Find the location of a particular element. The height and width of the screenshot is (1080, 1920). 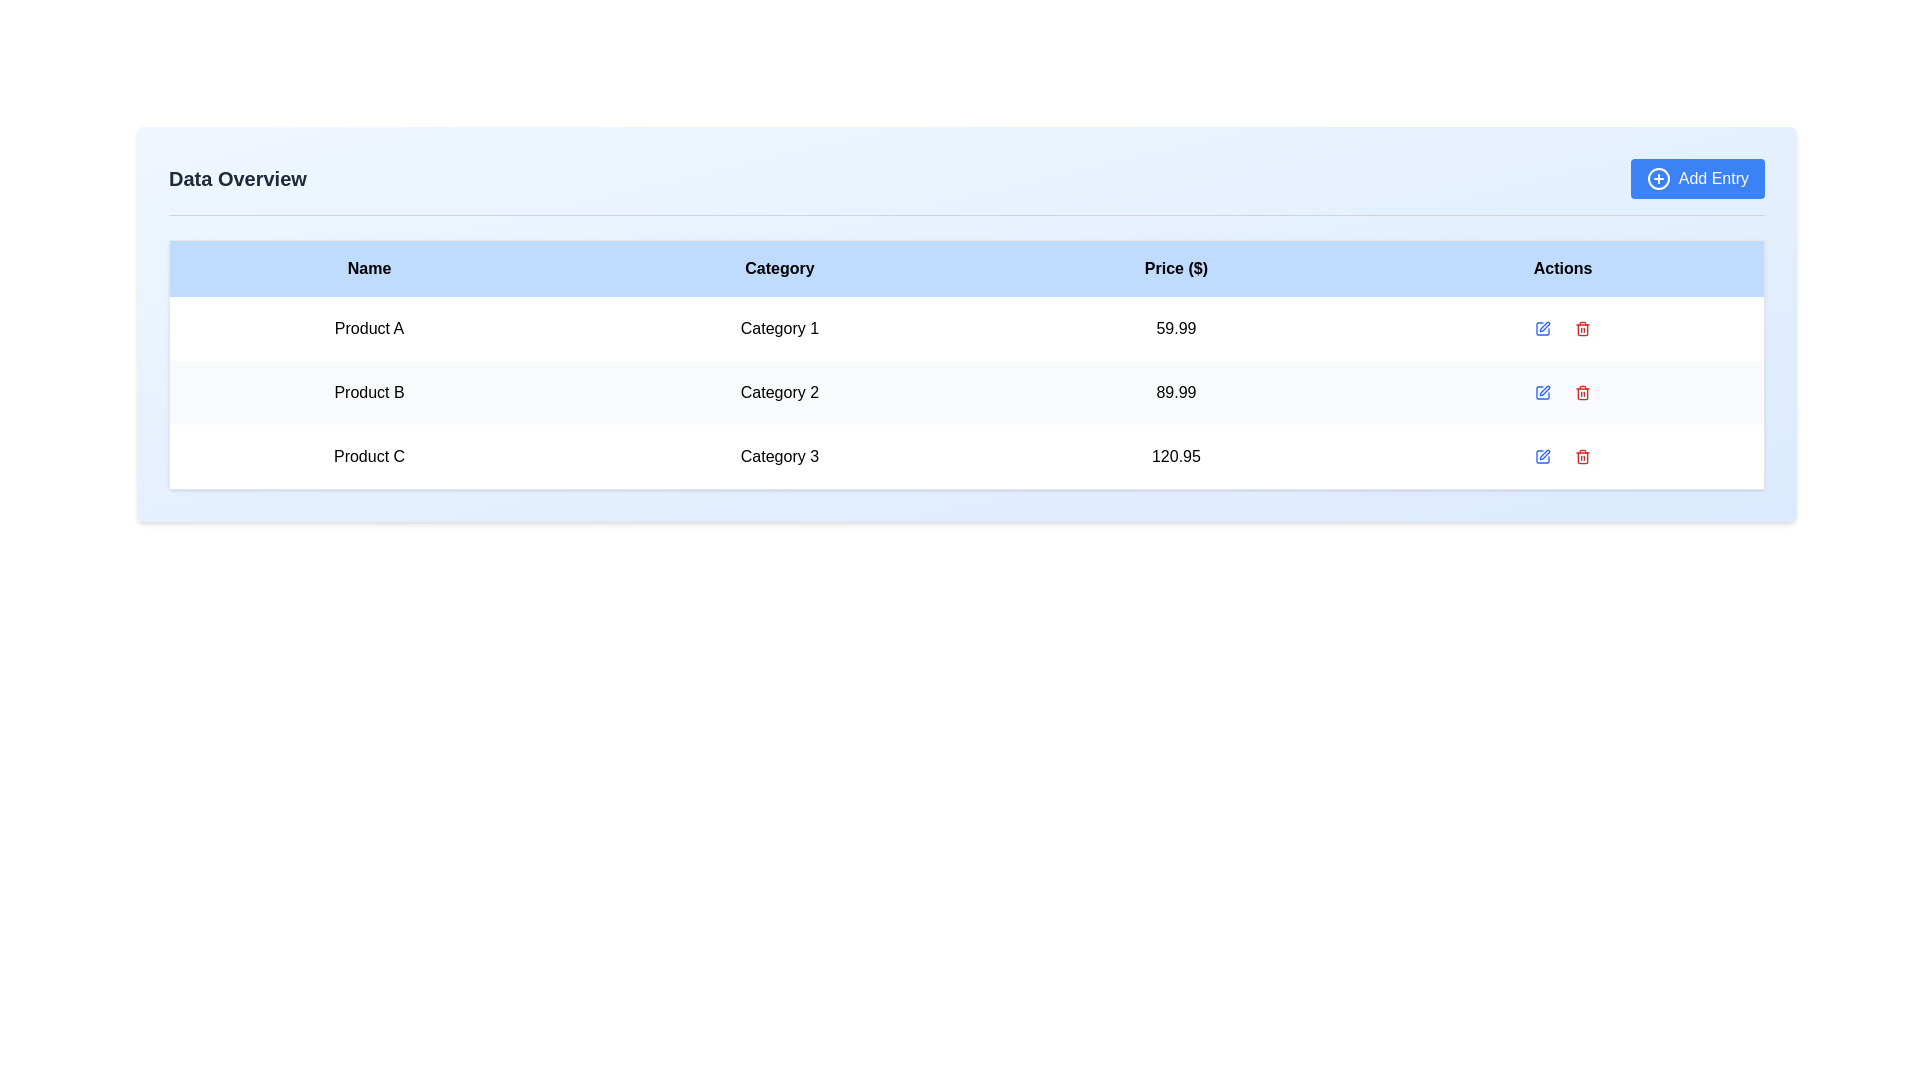

the static text displaying the numeric value '120.95' in the third row and third column of the table, which has a light gray background and black font is located at coordinates (1176, 457).